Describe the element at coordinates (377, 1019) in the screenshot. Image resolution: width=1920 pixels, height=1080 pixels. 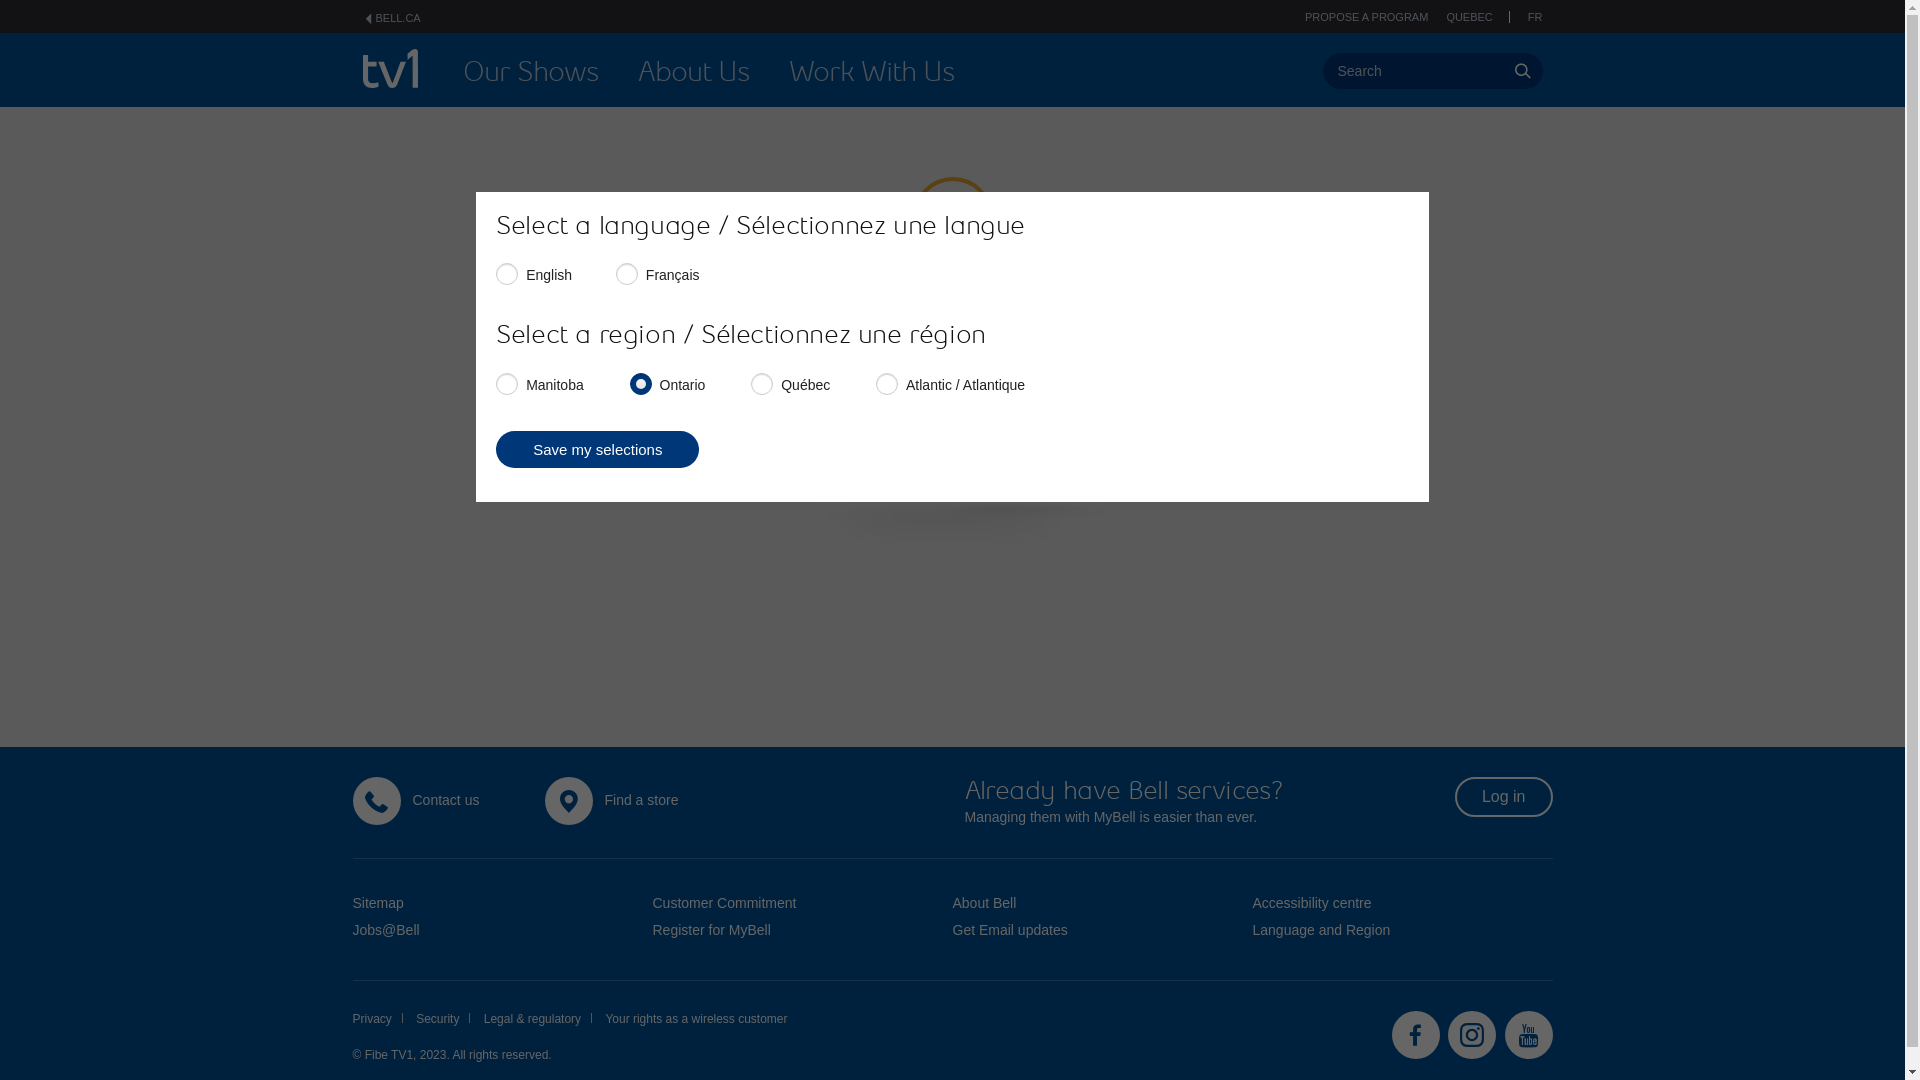
I see `'Privacy'` at that location.